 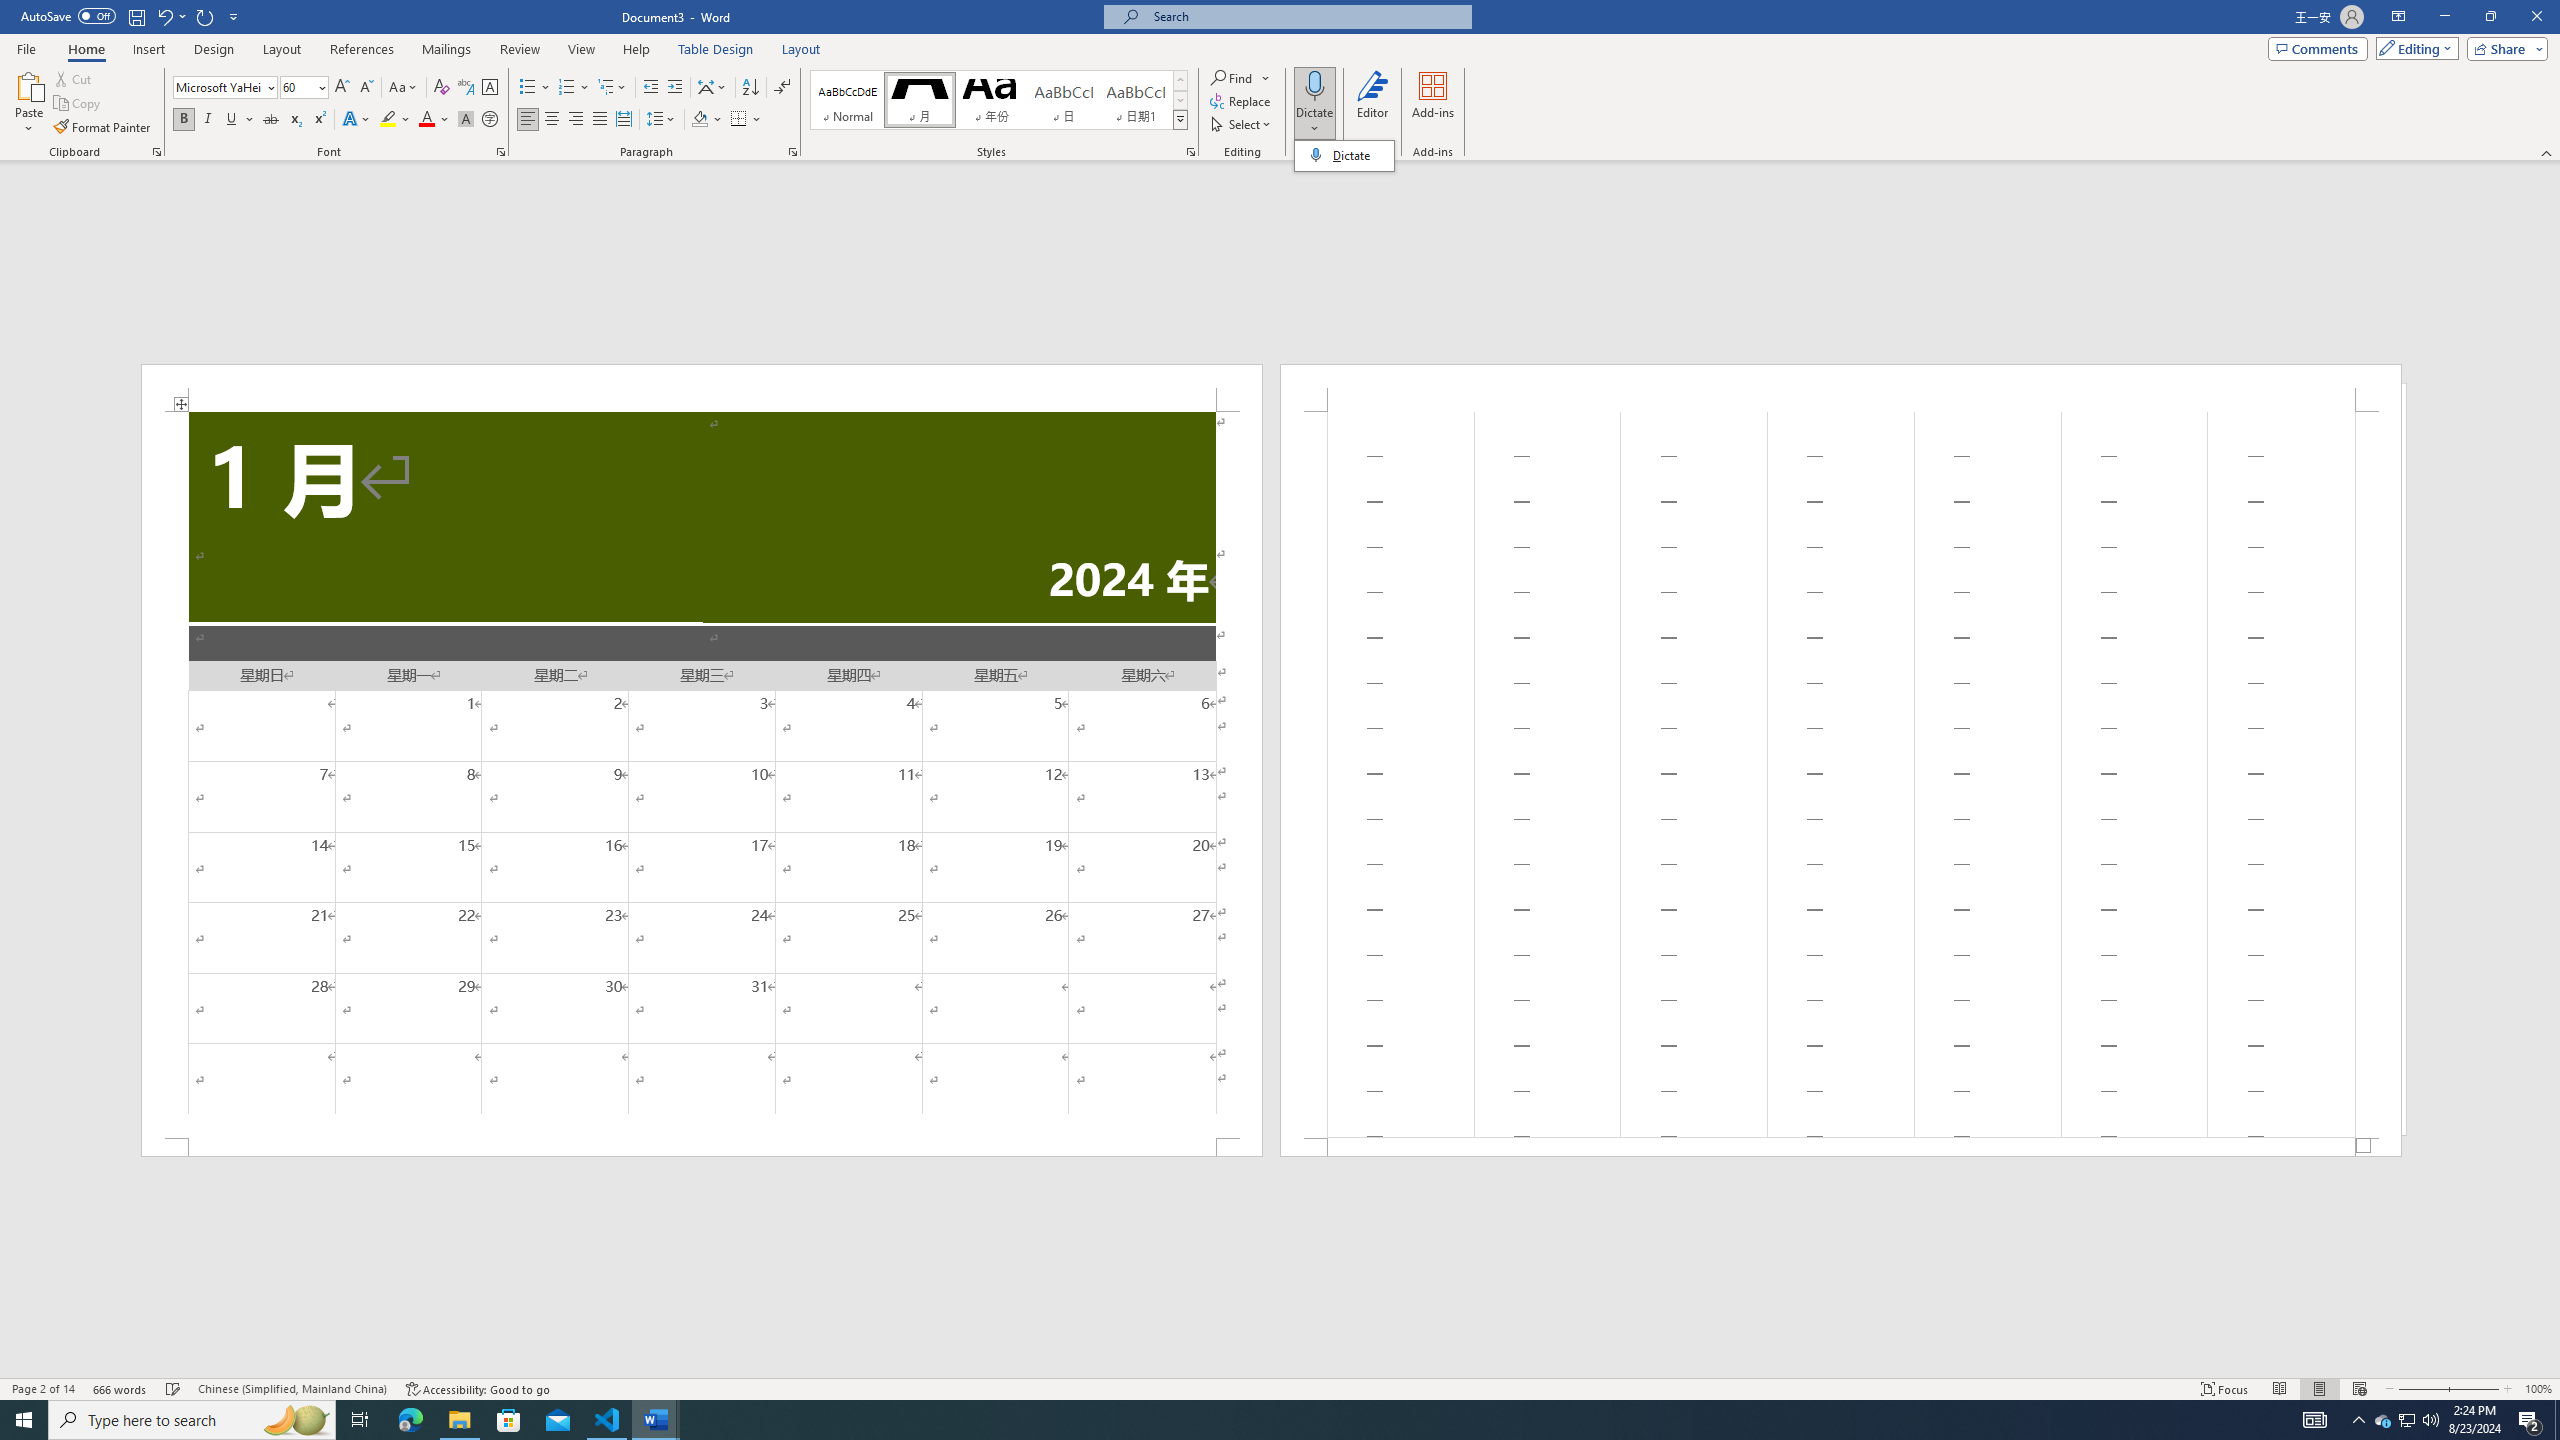 I want to click on 'Microsoft Edge', so click(x=409, y=1418).